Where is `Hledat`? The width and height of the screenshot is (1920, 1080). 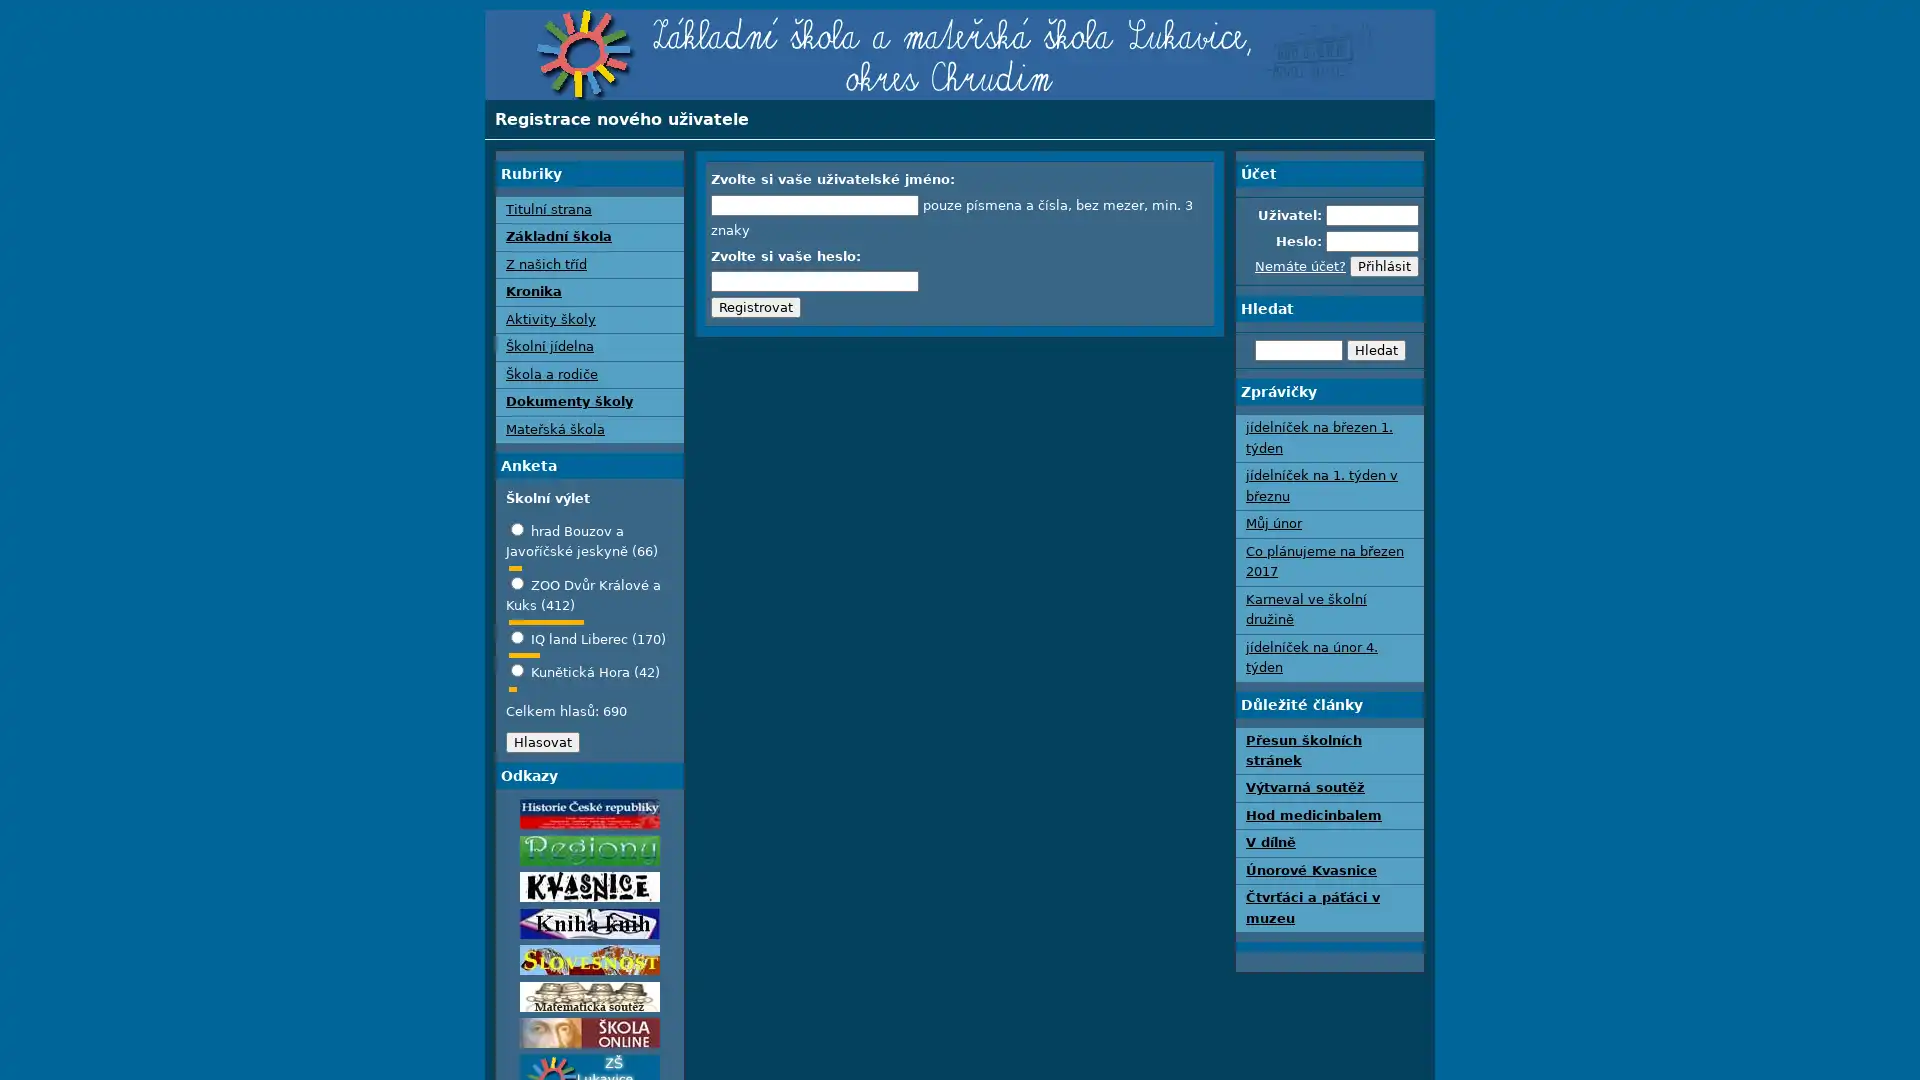 Hledat is located at coordinates (1374, 348).